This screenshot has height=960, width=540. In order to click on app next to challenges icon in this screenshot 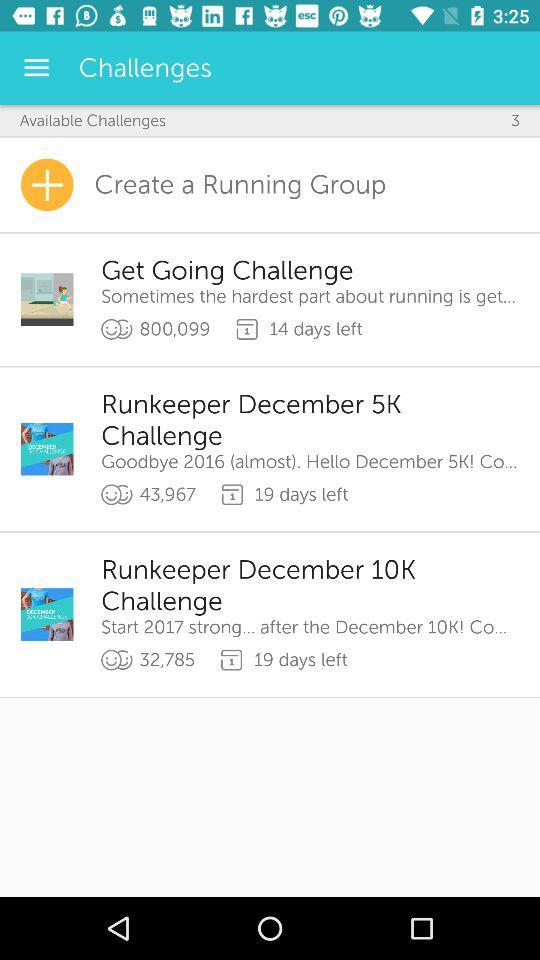, I will do `click(36, 68)`.